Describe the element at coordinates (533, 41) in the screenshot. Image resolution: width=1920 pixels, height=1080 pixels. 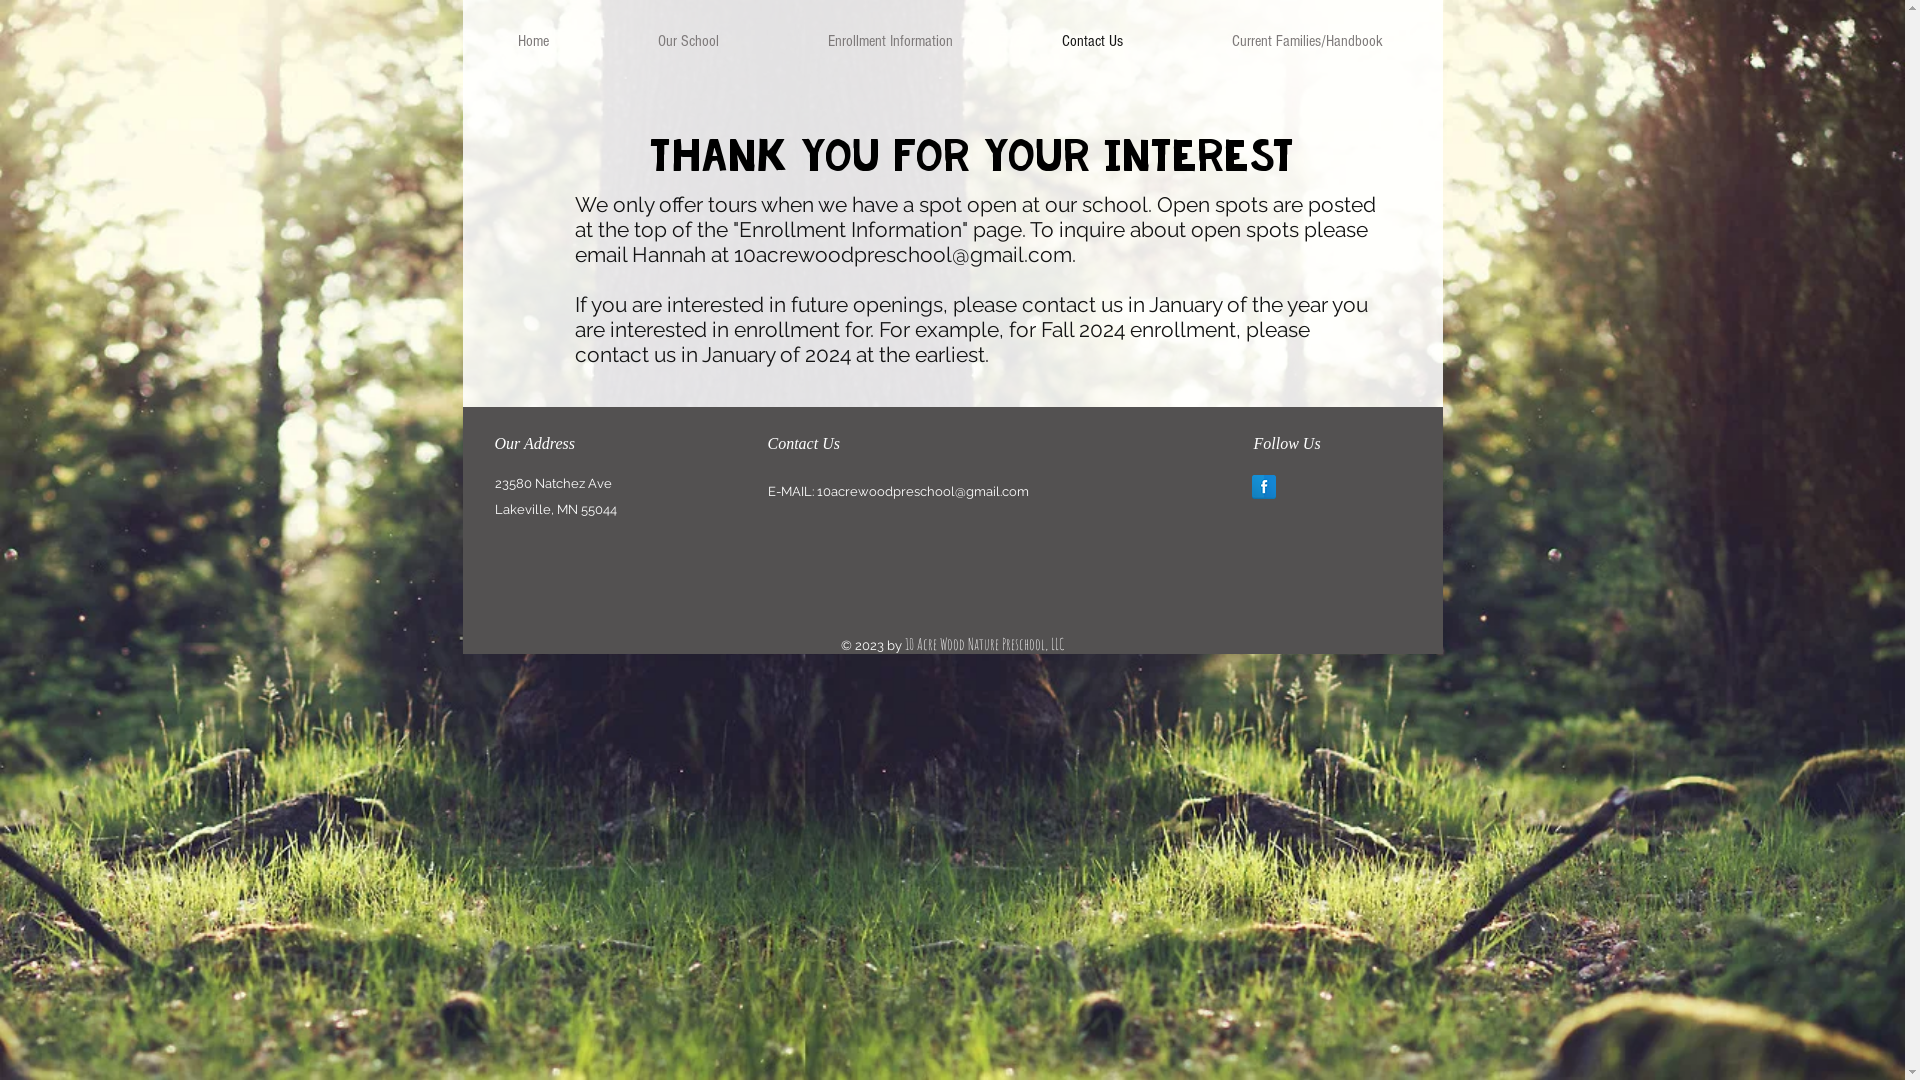
I see `'Home'` at that location.